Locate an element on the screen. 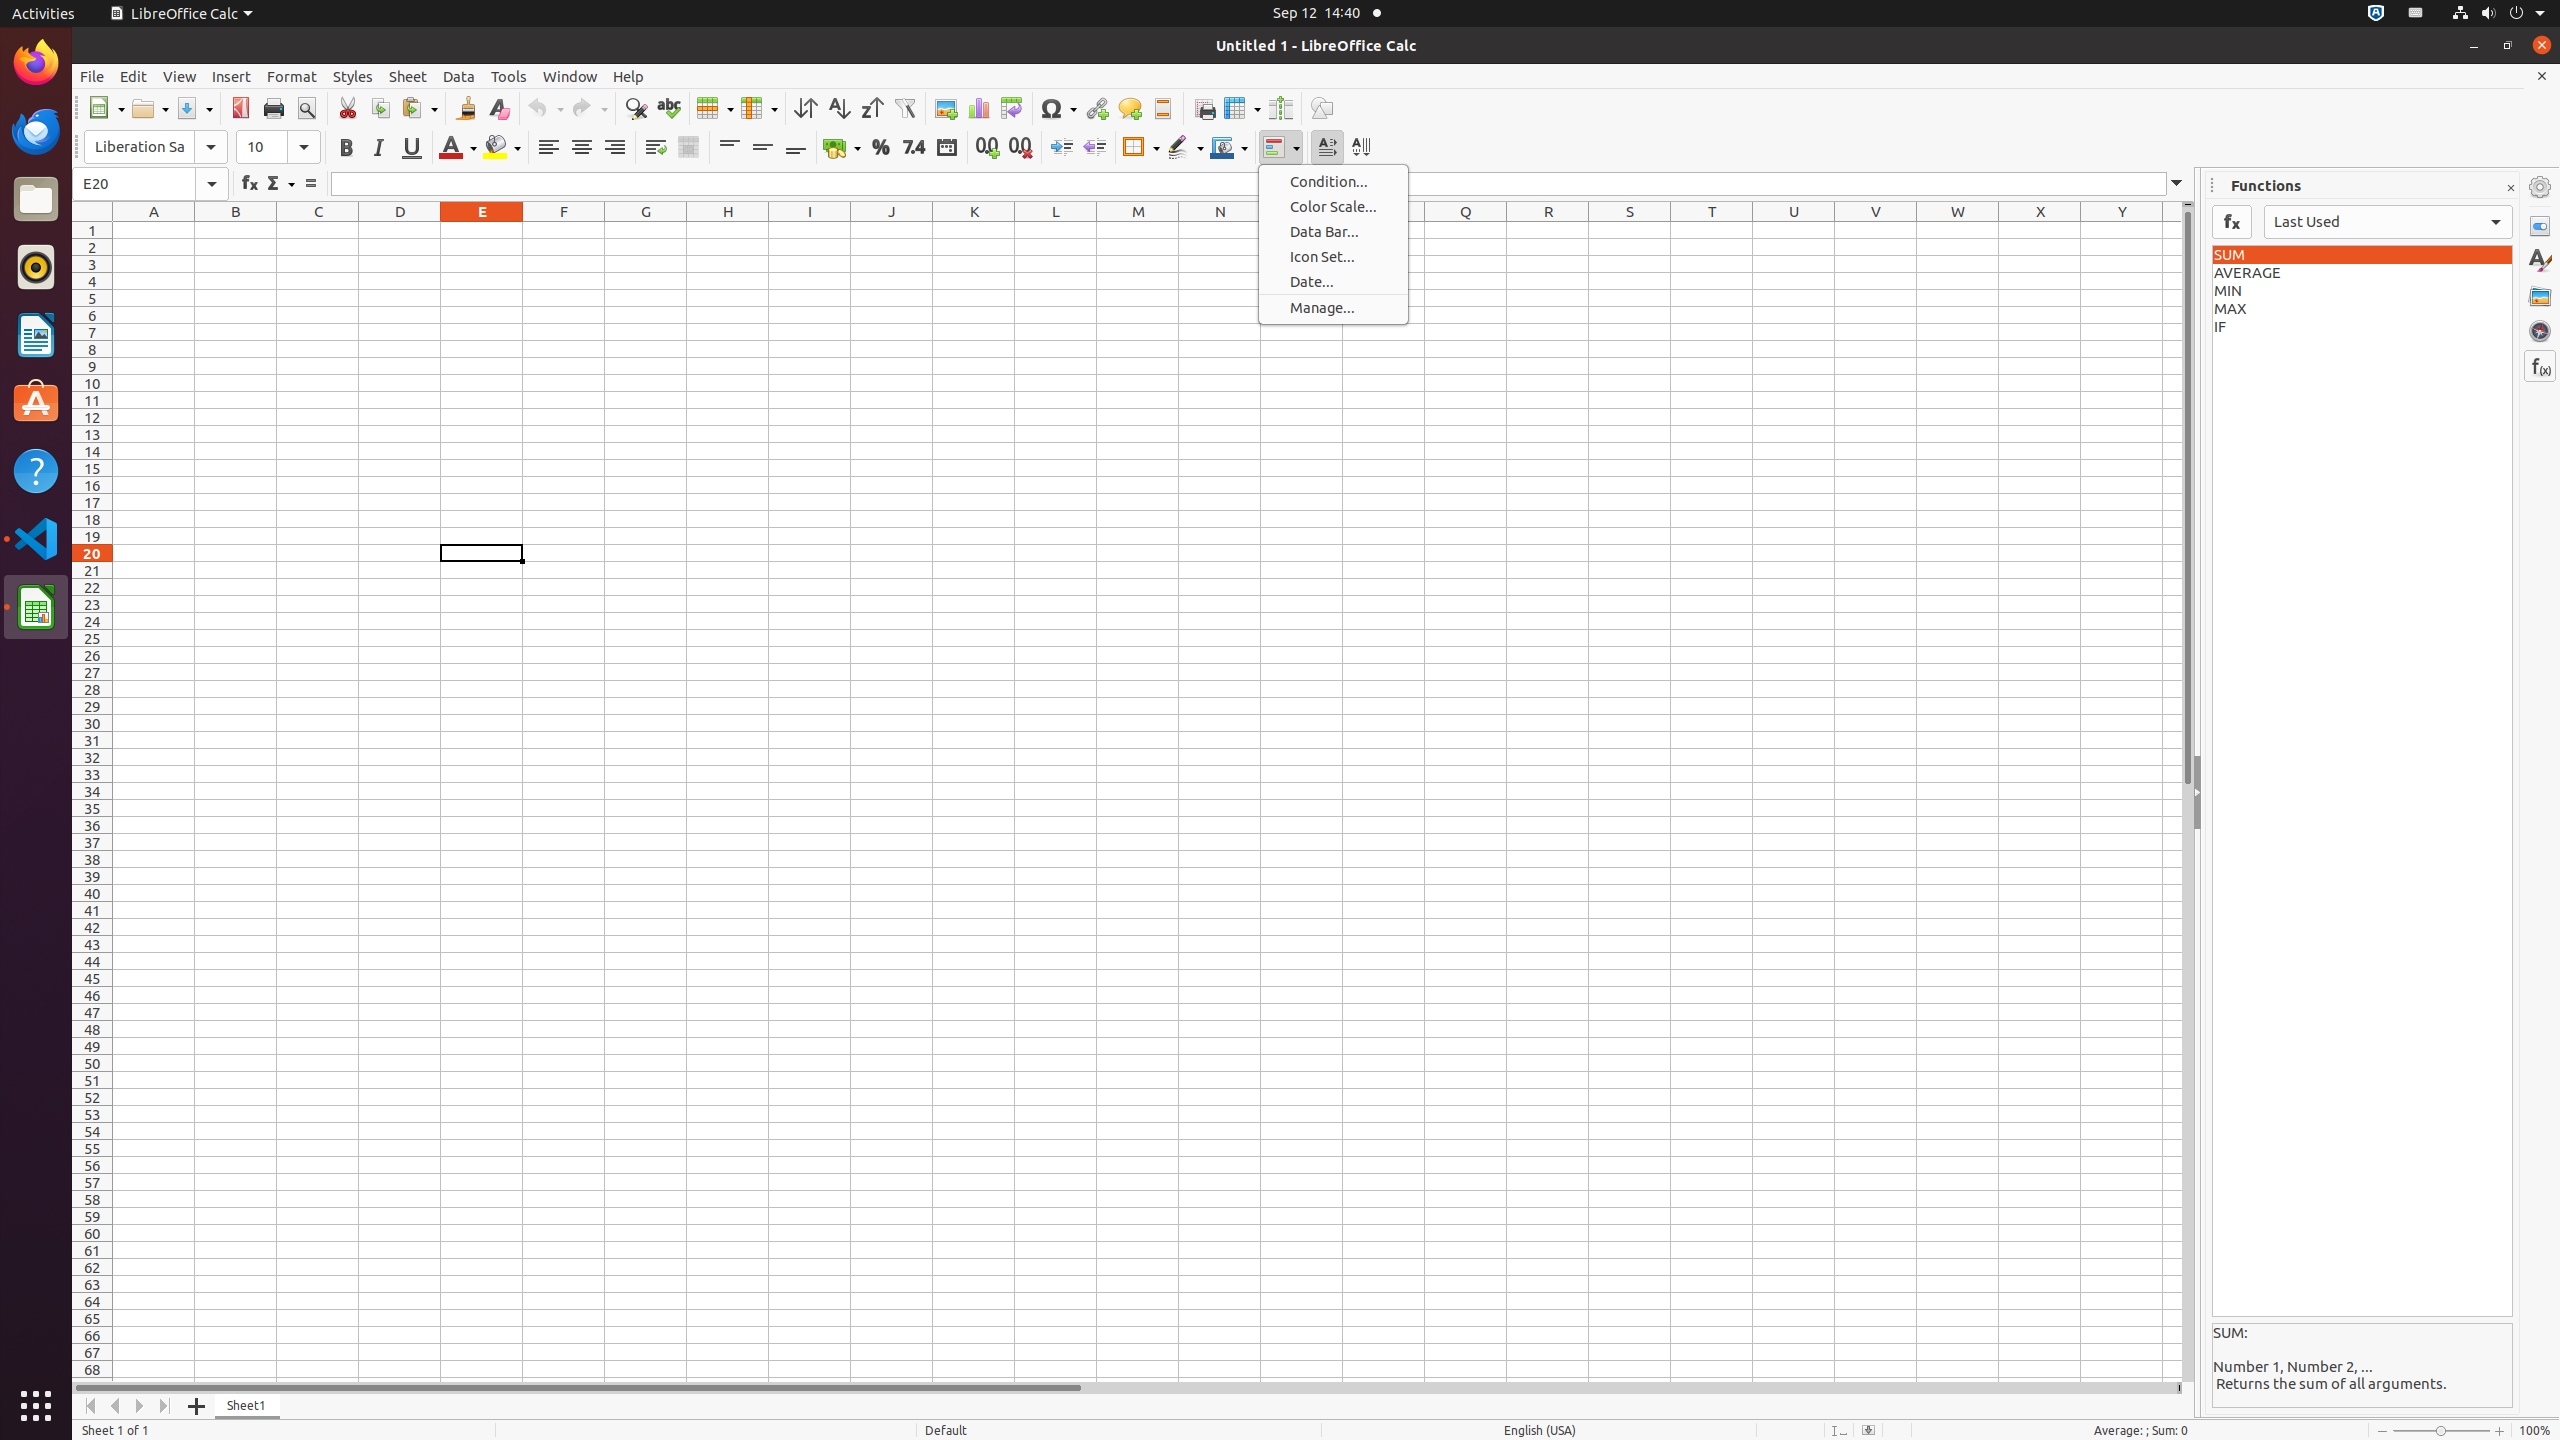  'Ubuntu Software' is located at coordinates (36, 402).